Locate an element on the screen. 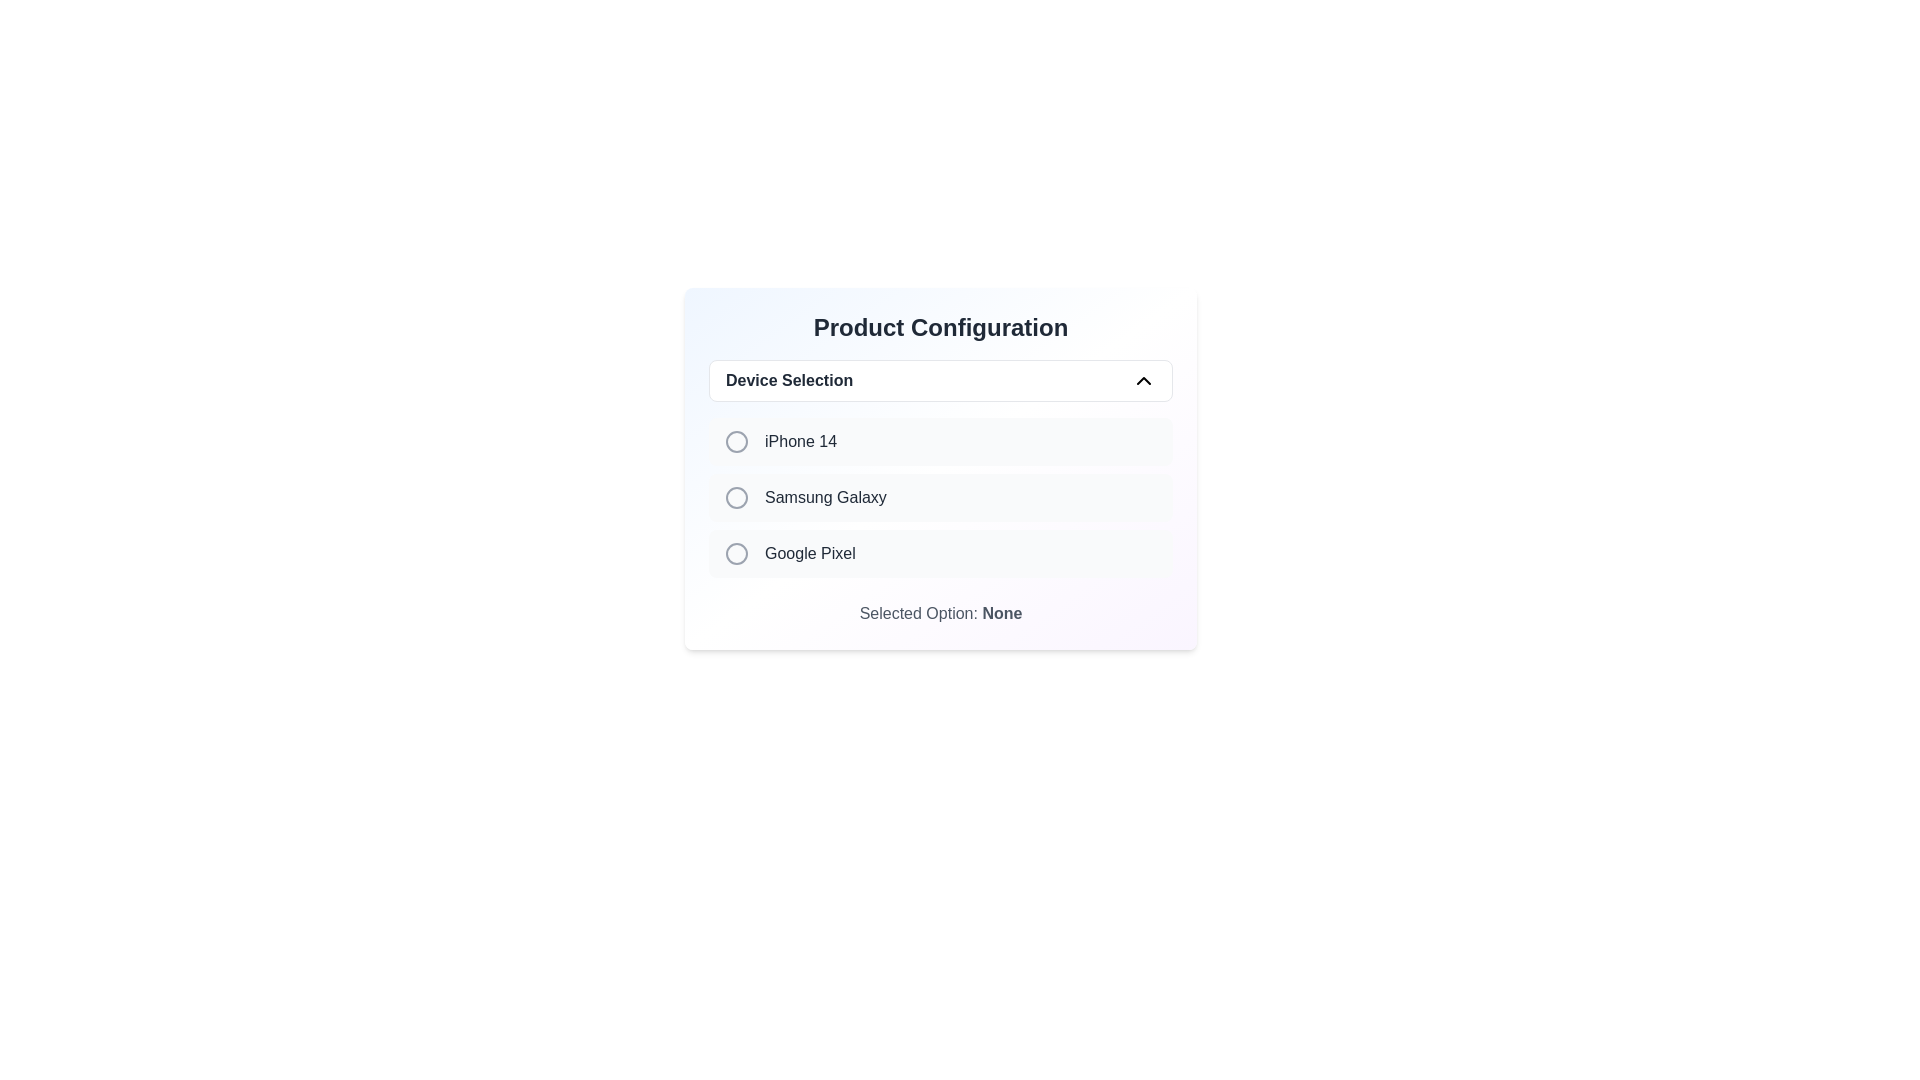  the radio button labeled 'Samsung Galaxy' is located at coordinates (736, 496).